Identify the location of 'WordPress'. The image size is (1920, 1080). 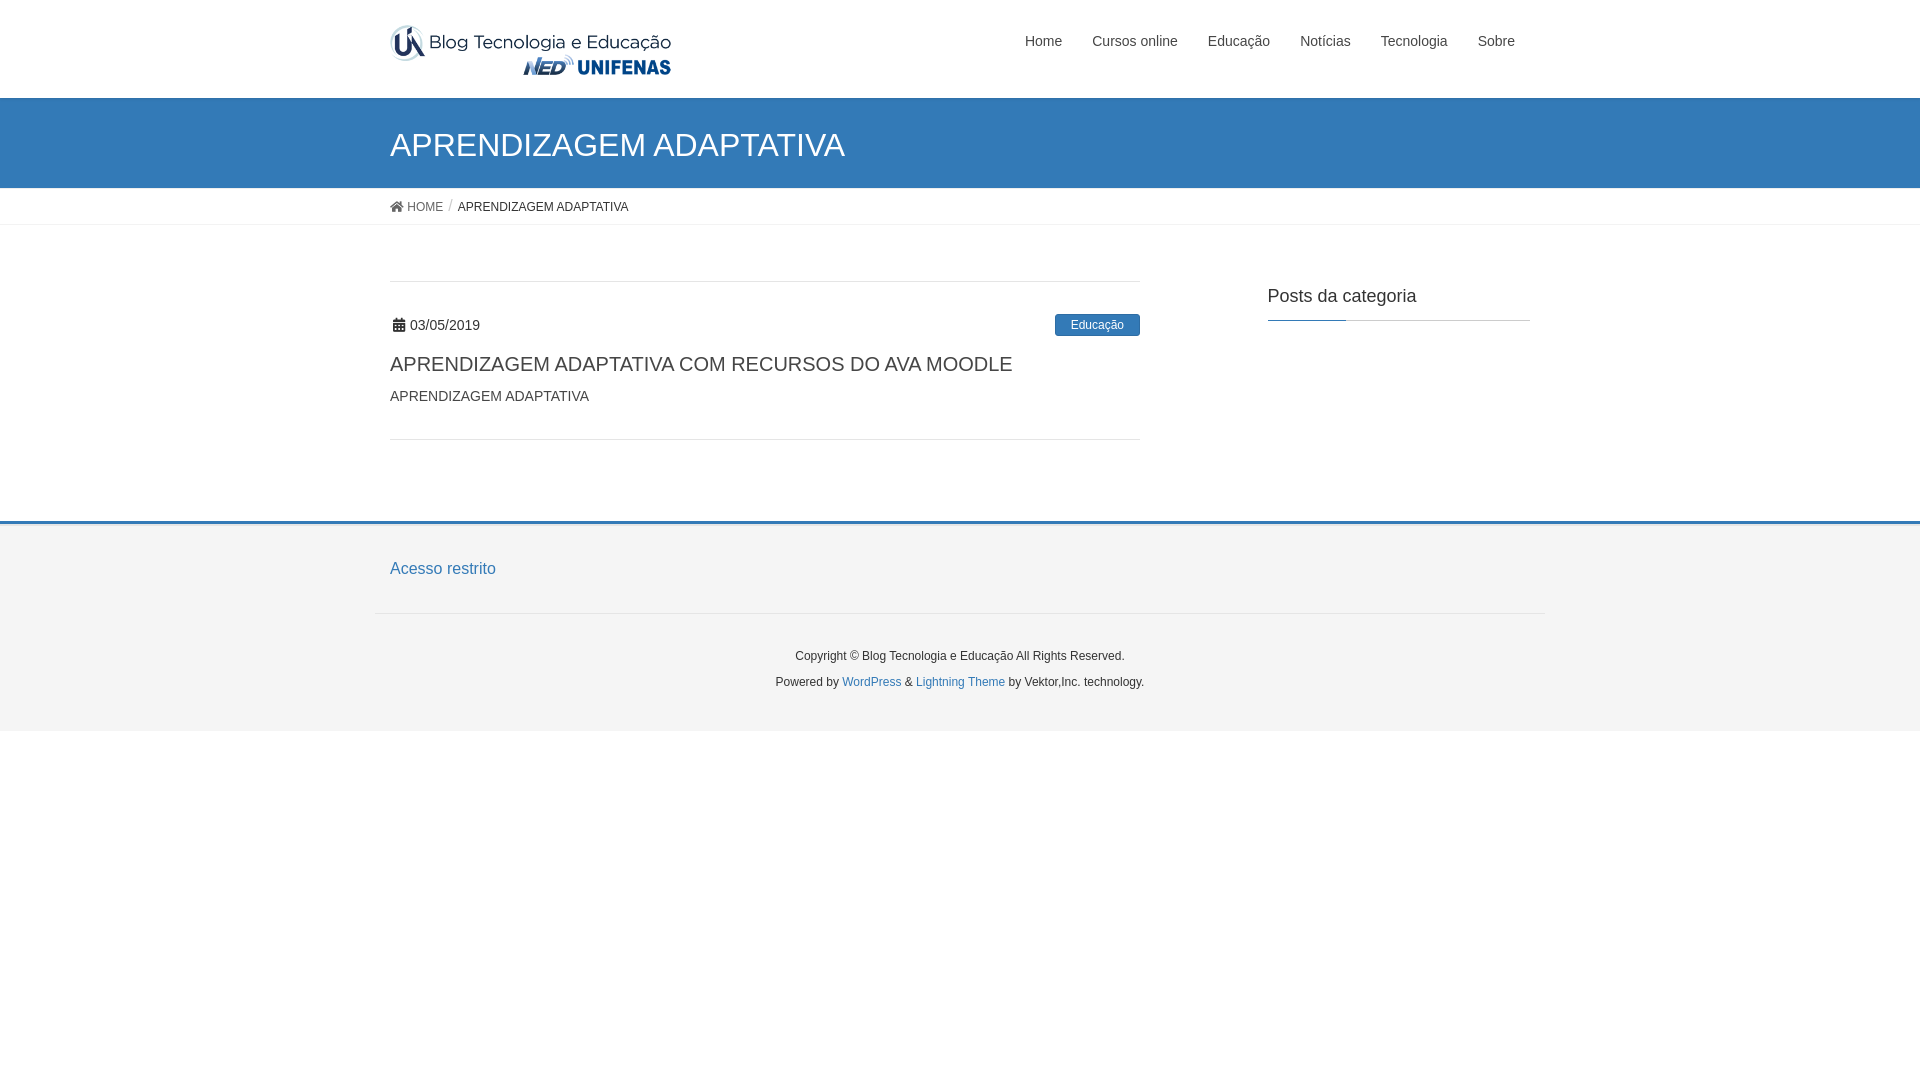
(871, 681).